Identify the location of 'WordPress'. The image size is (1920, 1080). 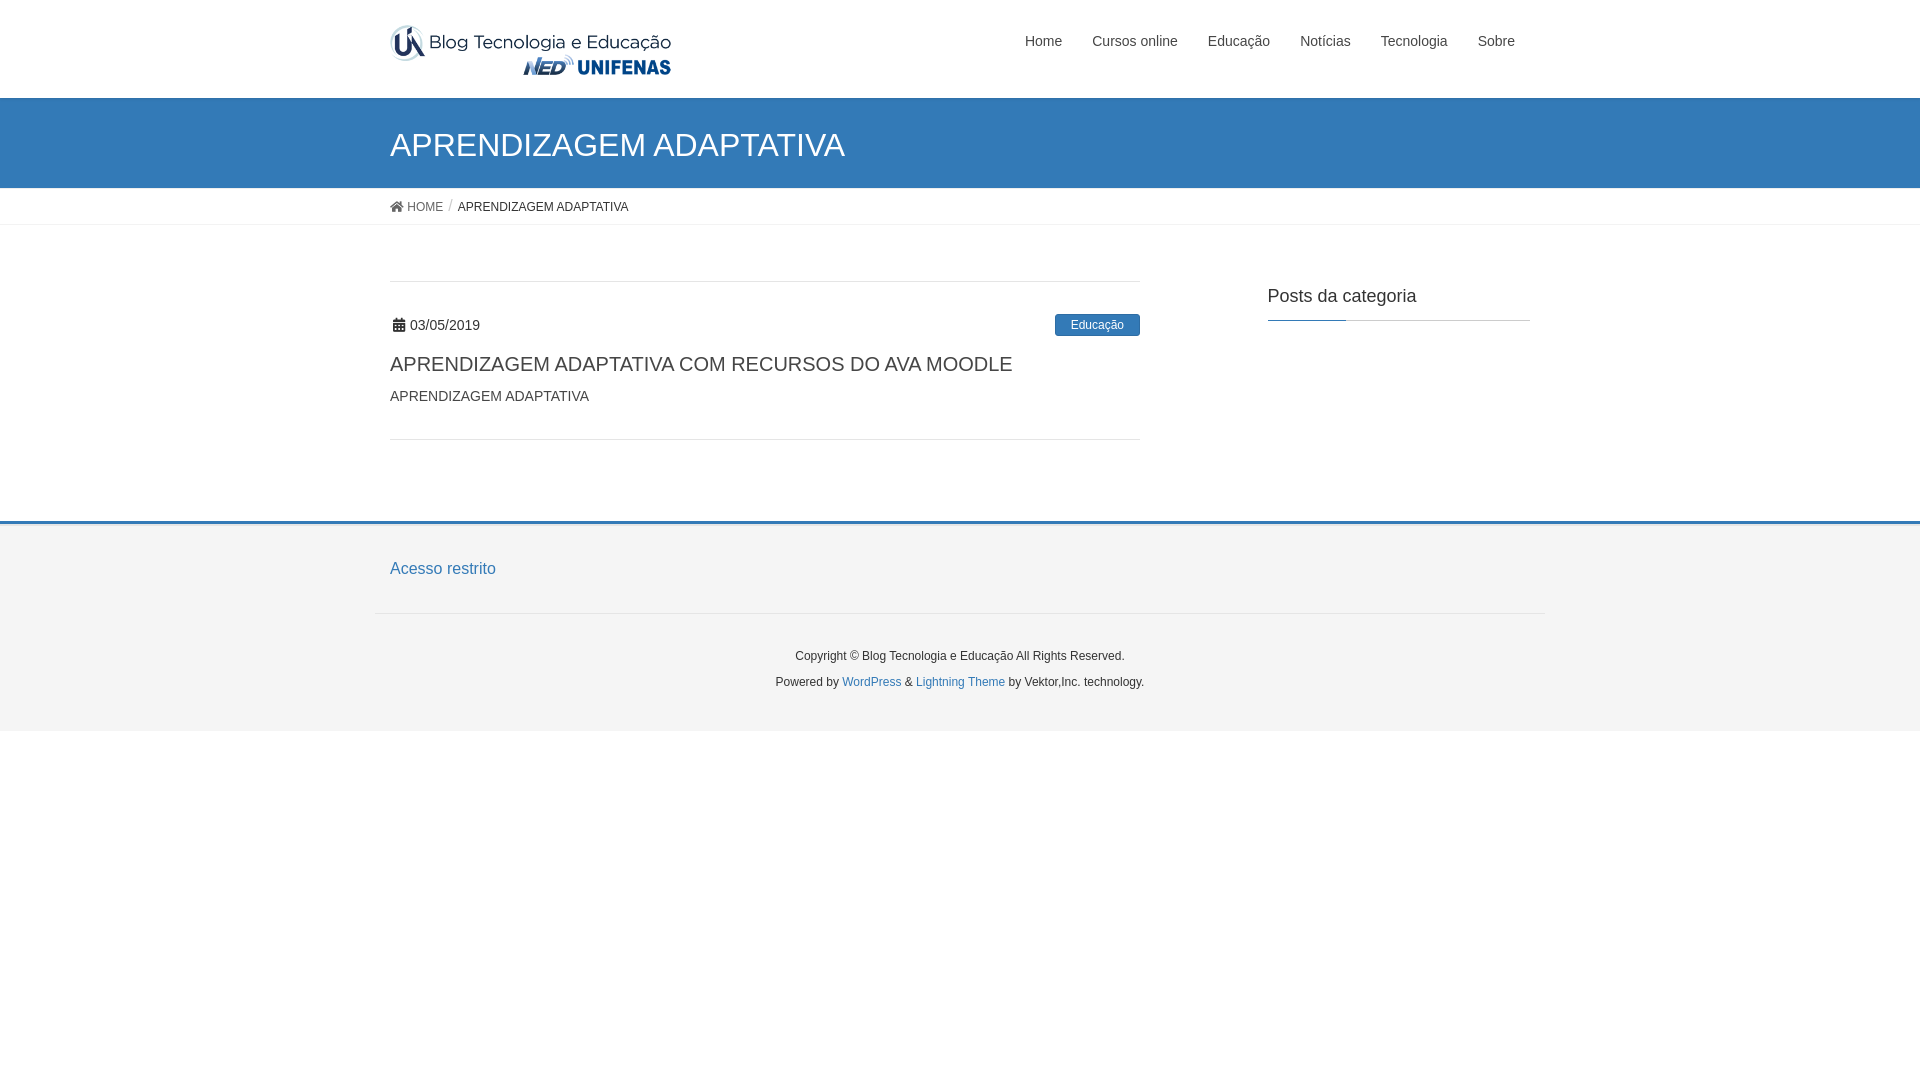
(871, 681).